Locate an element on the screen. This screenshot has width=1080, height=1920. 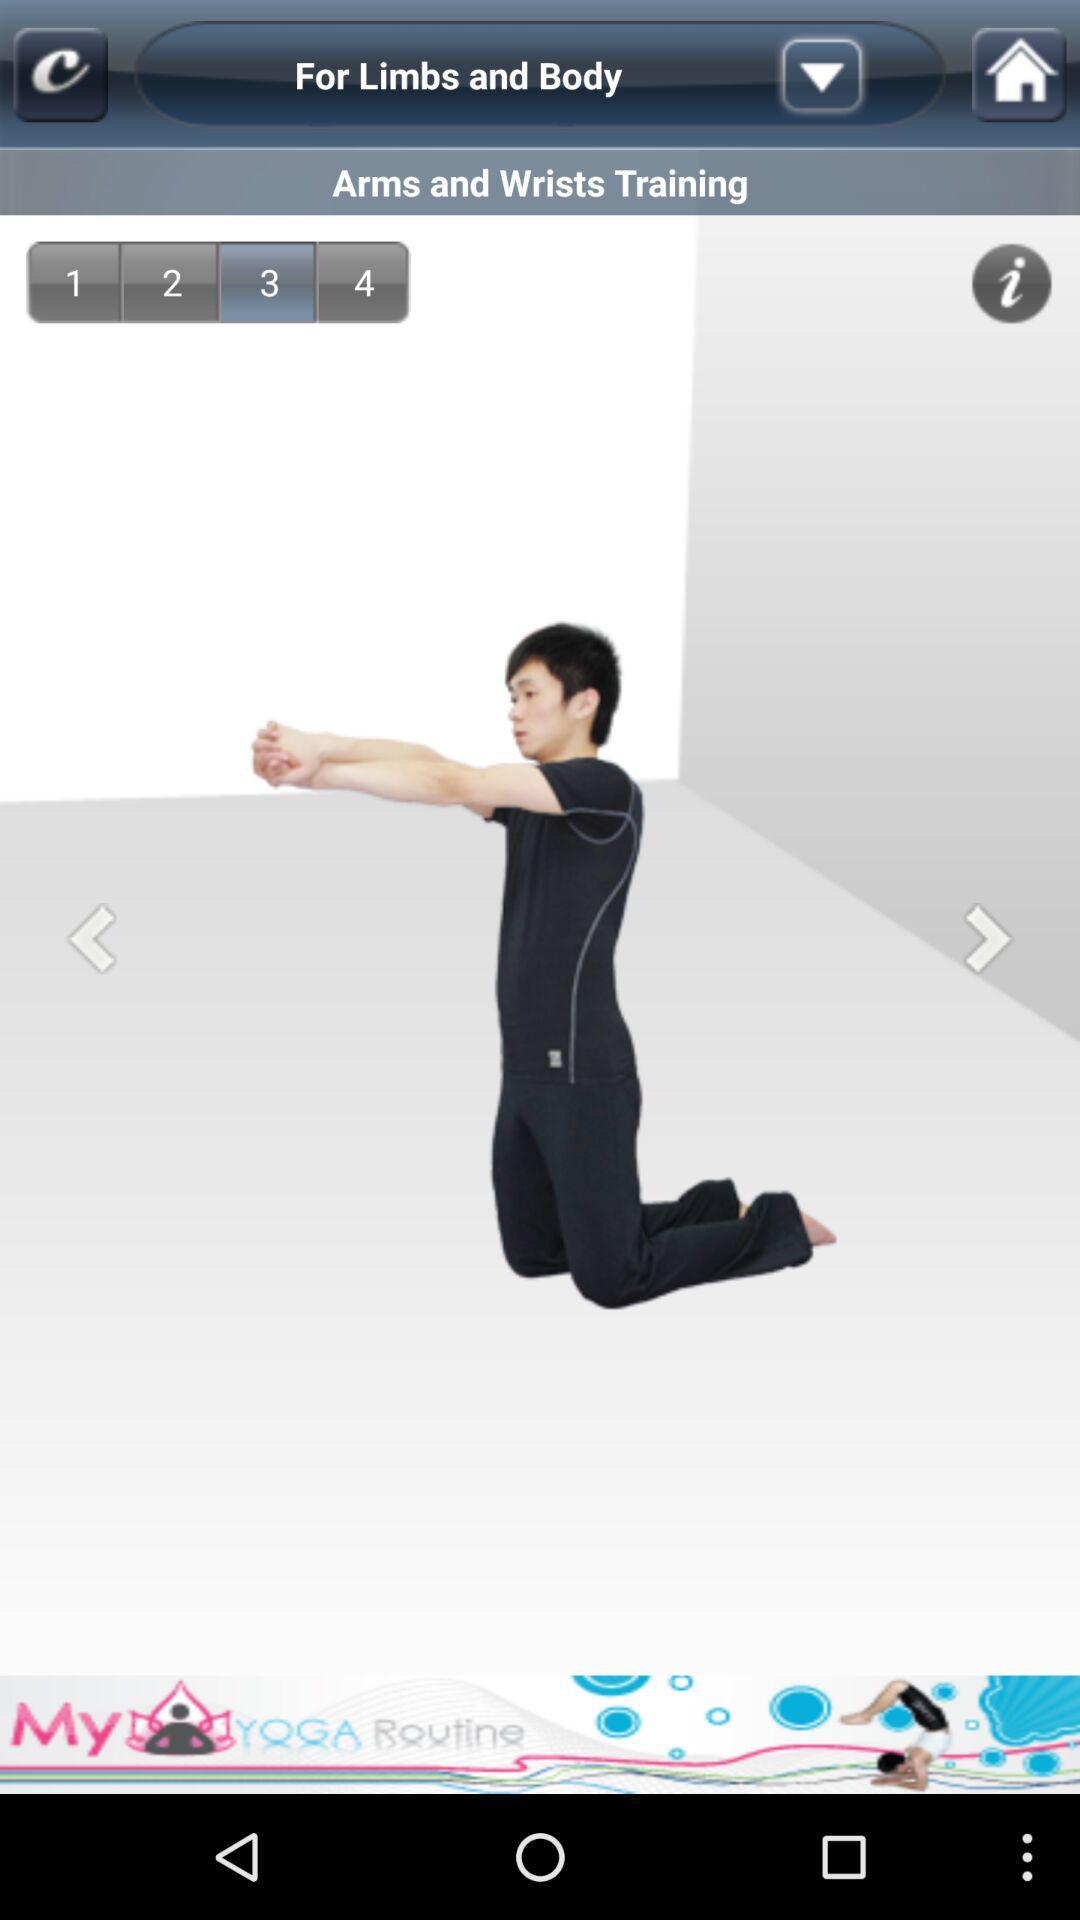
the app above the arms and wrists item is located at coordinates (853, 75).